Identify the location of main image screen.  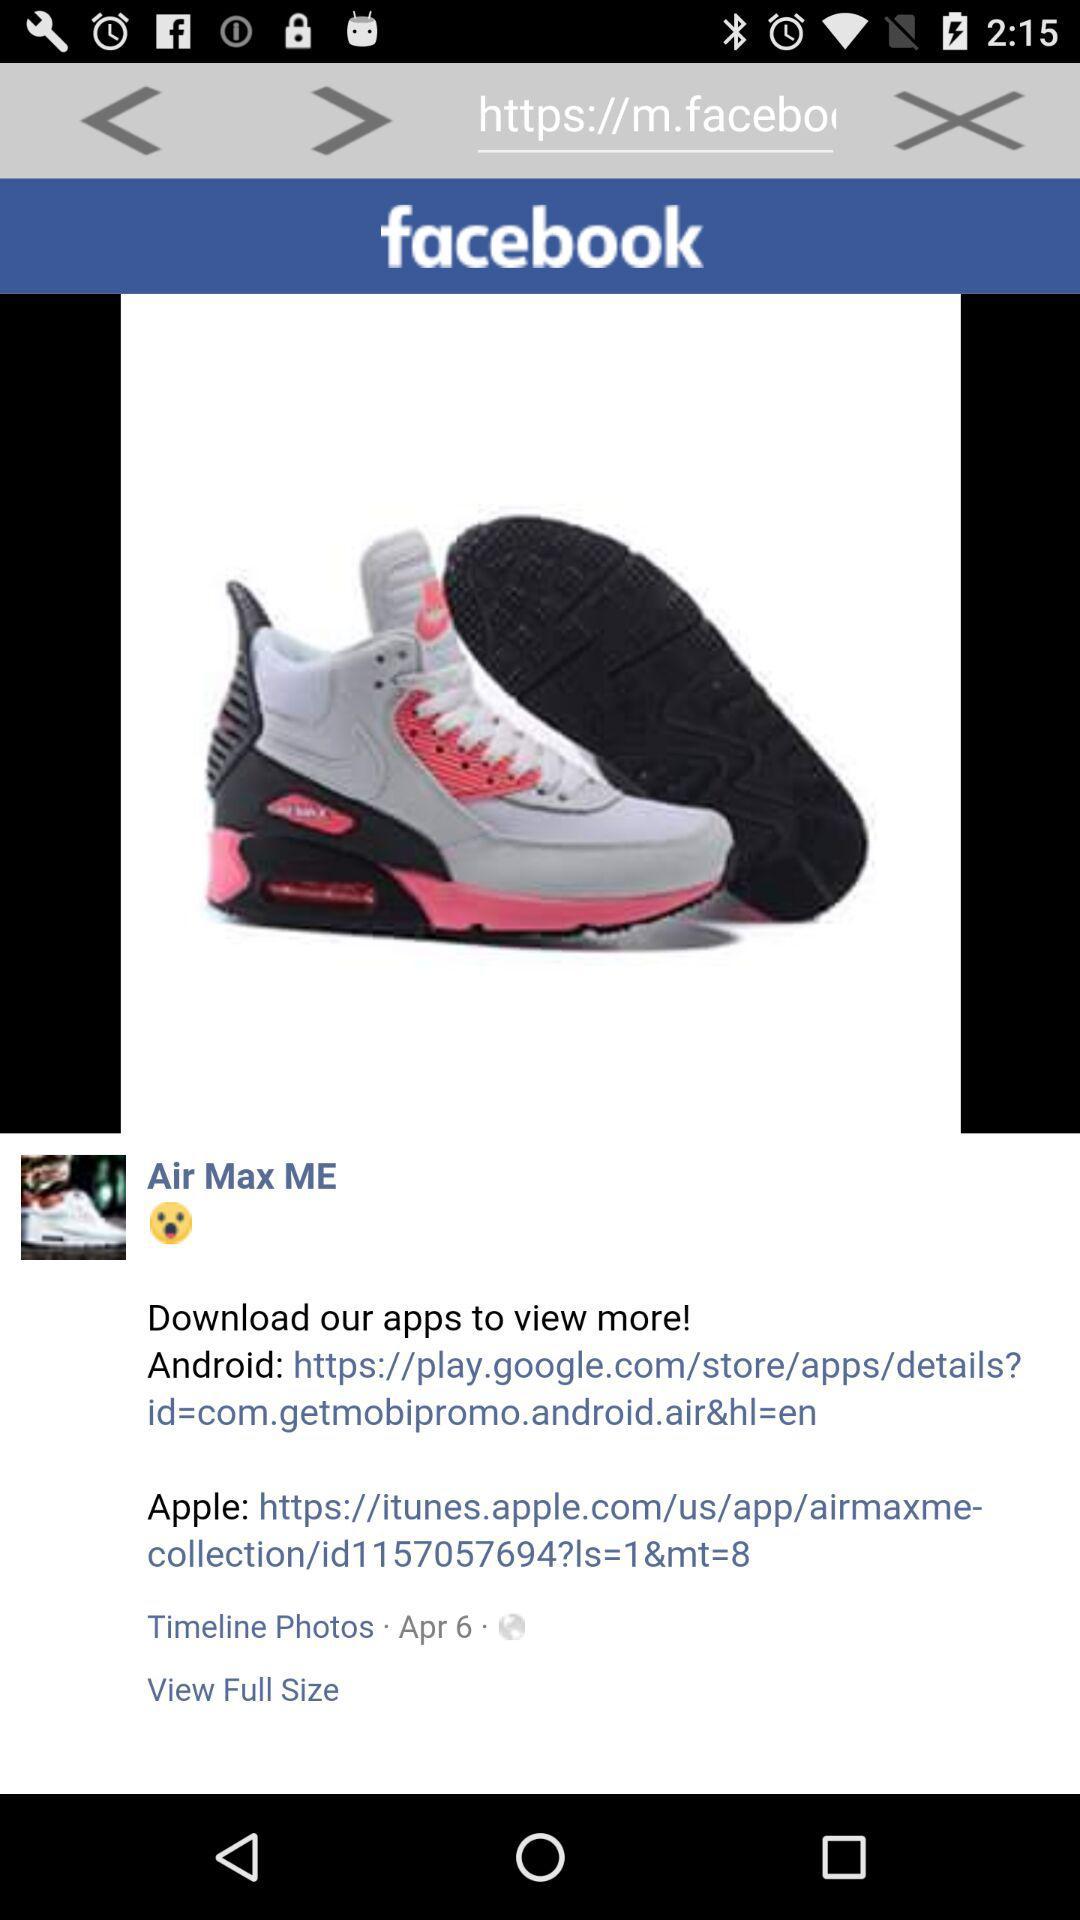
(540, 986).